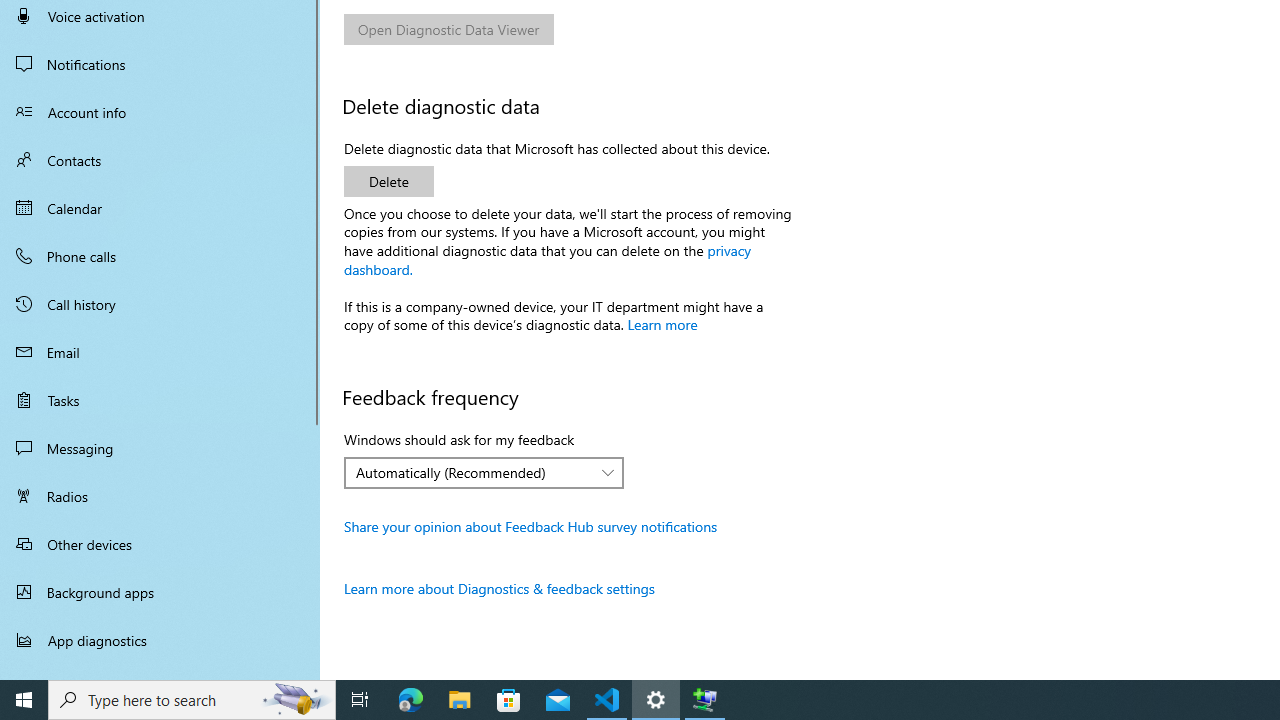 This screenshot has height=720, width=1280. I want to click on 'Tasks', so click(160, 399).